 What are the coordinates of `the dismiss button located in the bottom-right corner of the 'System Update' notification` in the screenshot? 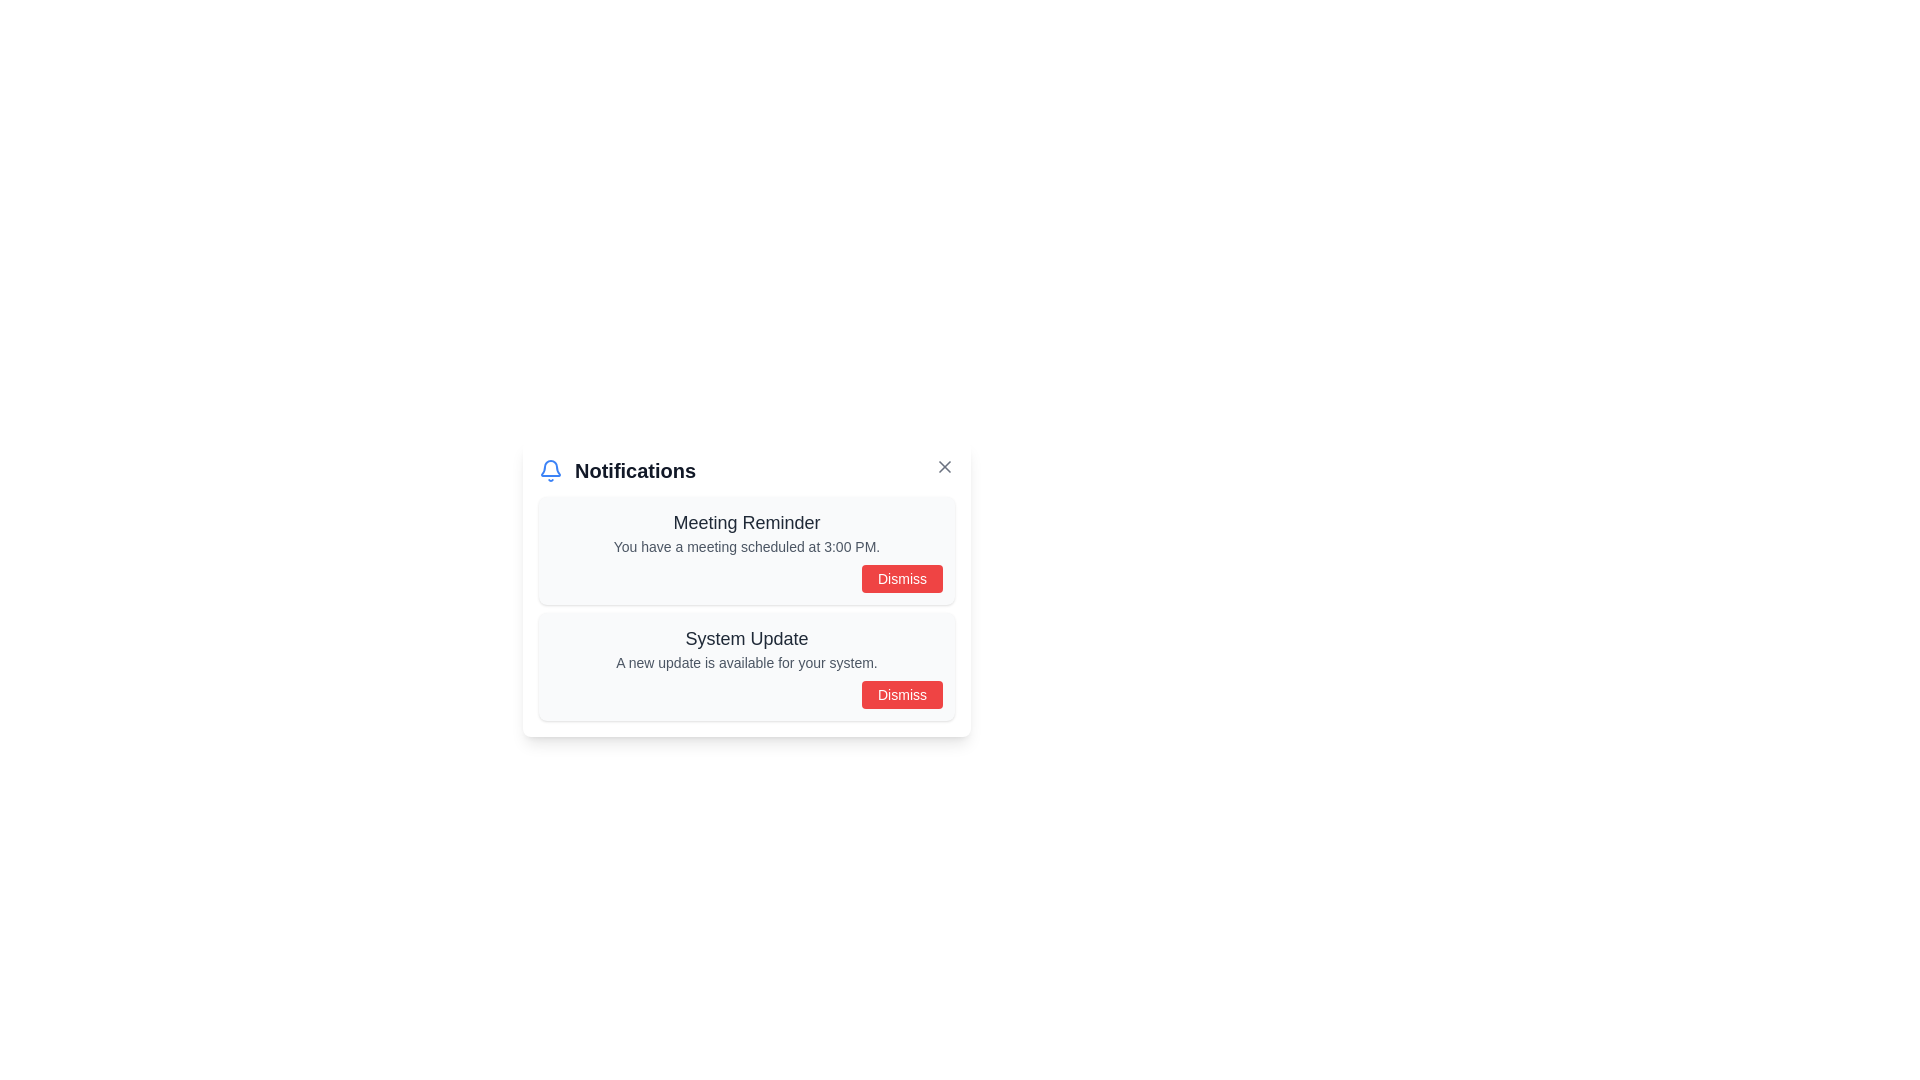 It's located at (901, 693).